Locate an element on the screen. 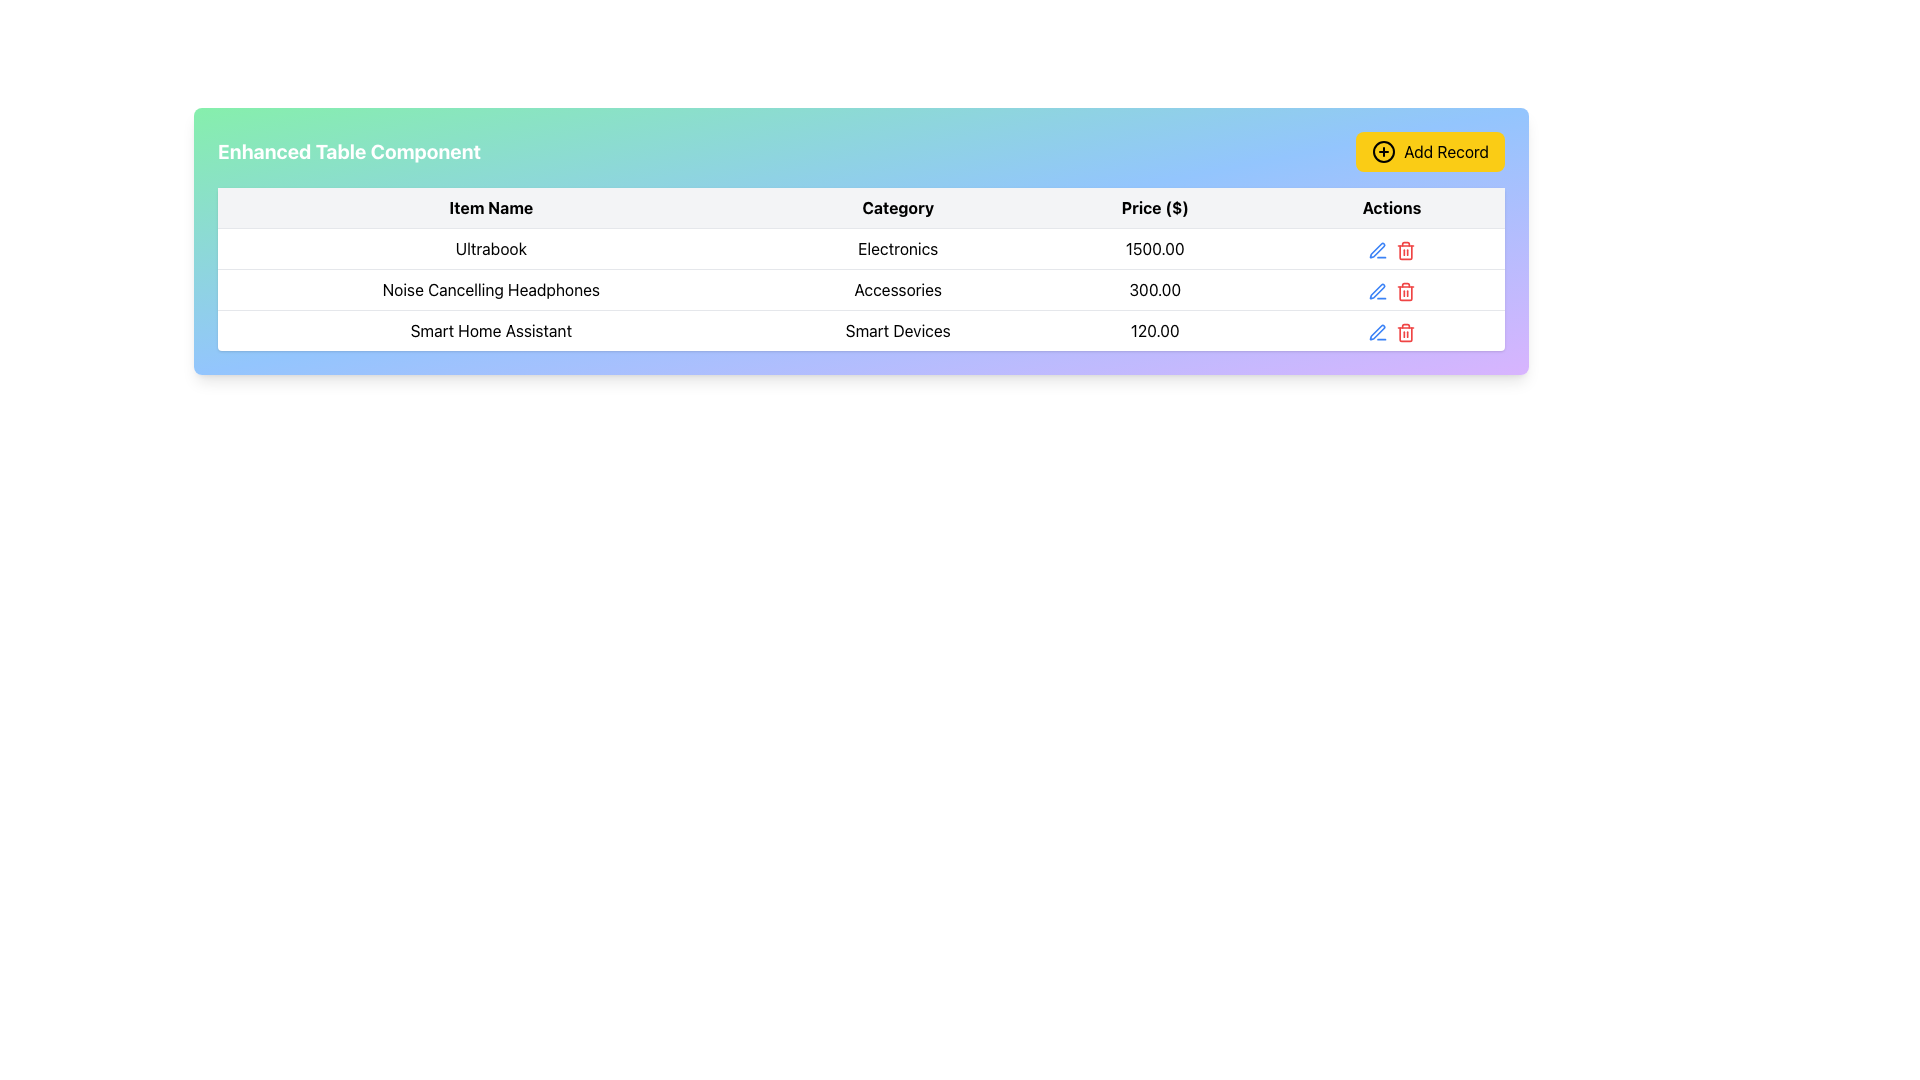 The width and height of the screenshot is (1920, 1080). the red trash bin icon button in the 'Actions' column to initiate deletion for the 'Smart Home Assistant' item is located at coordinates (1404, 330).